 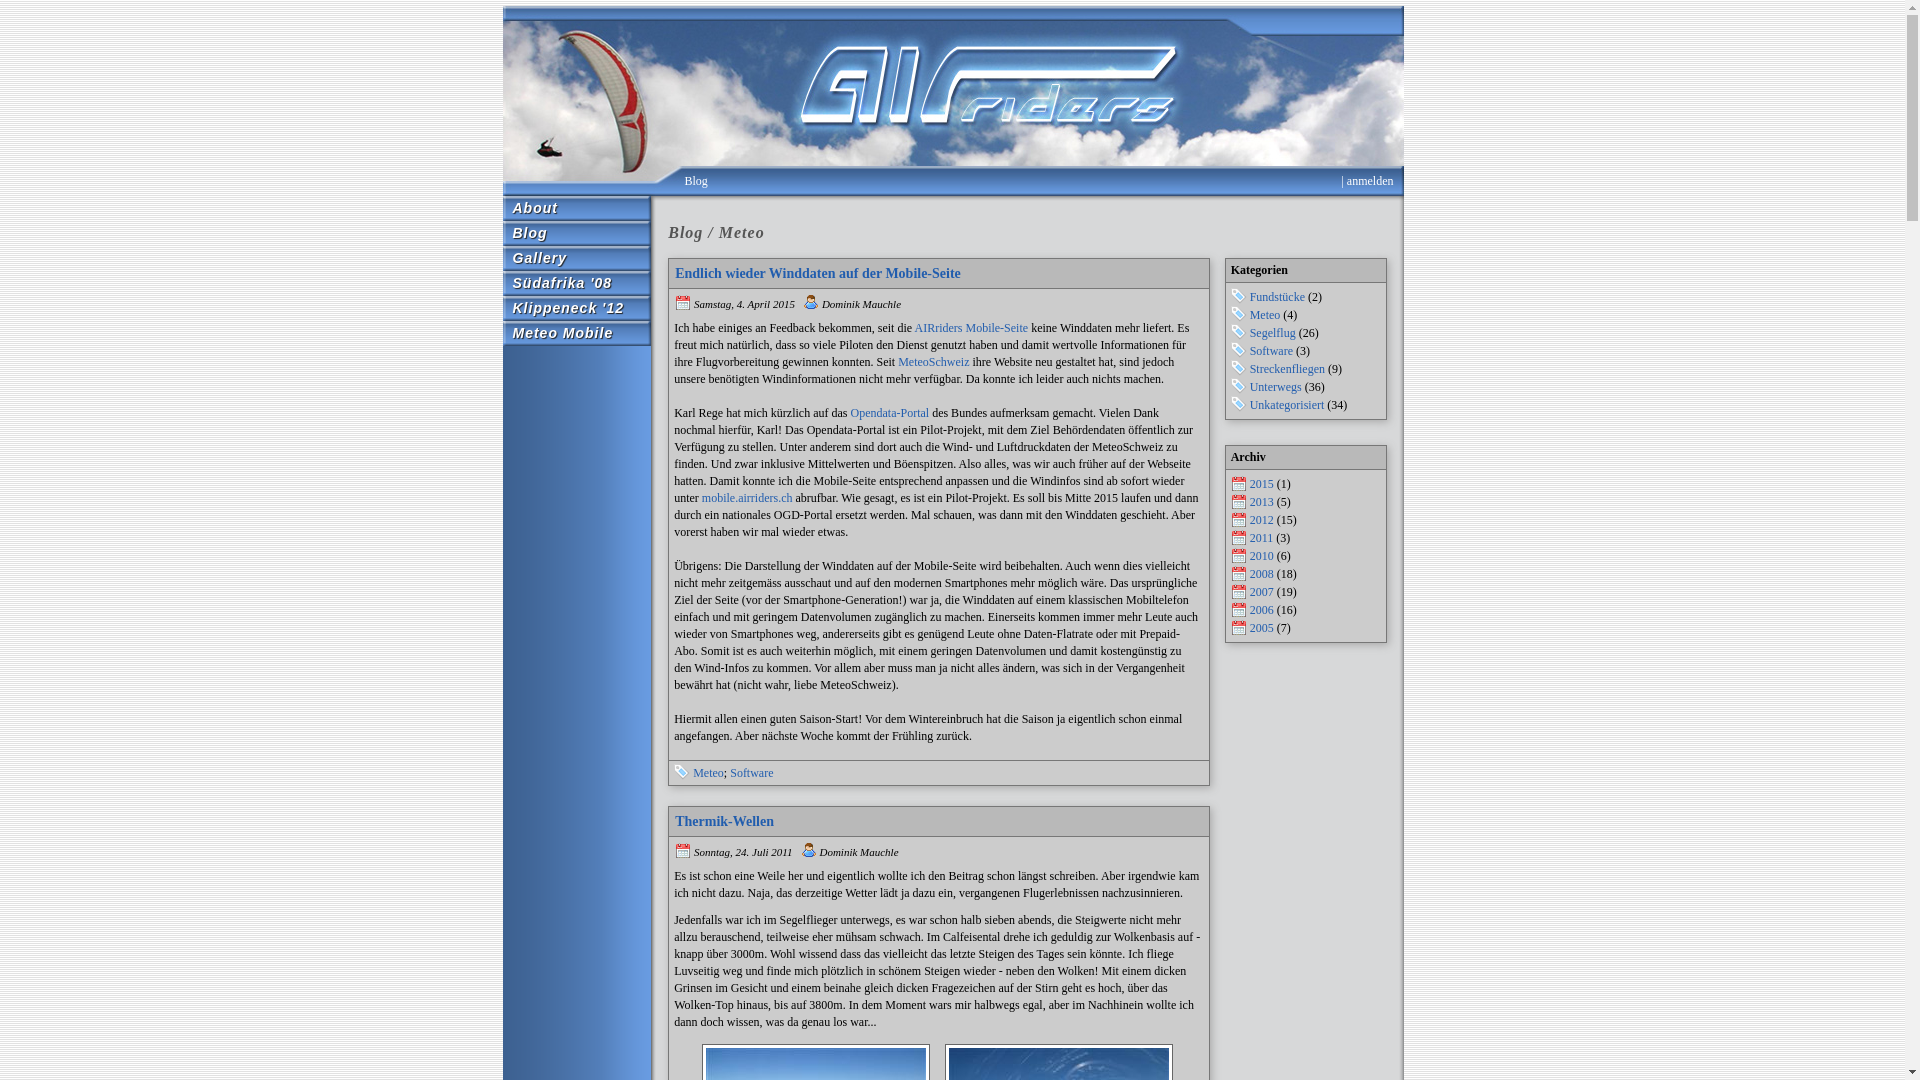 I want to click on 'Meteo', so click(x=692, y=771).